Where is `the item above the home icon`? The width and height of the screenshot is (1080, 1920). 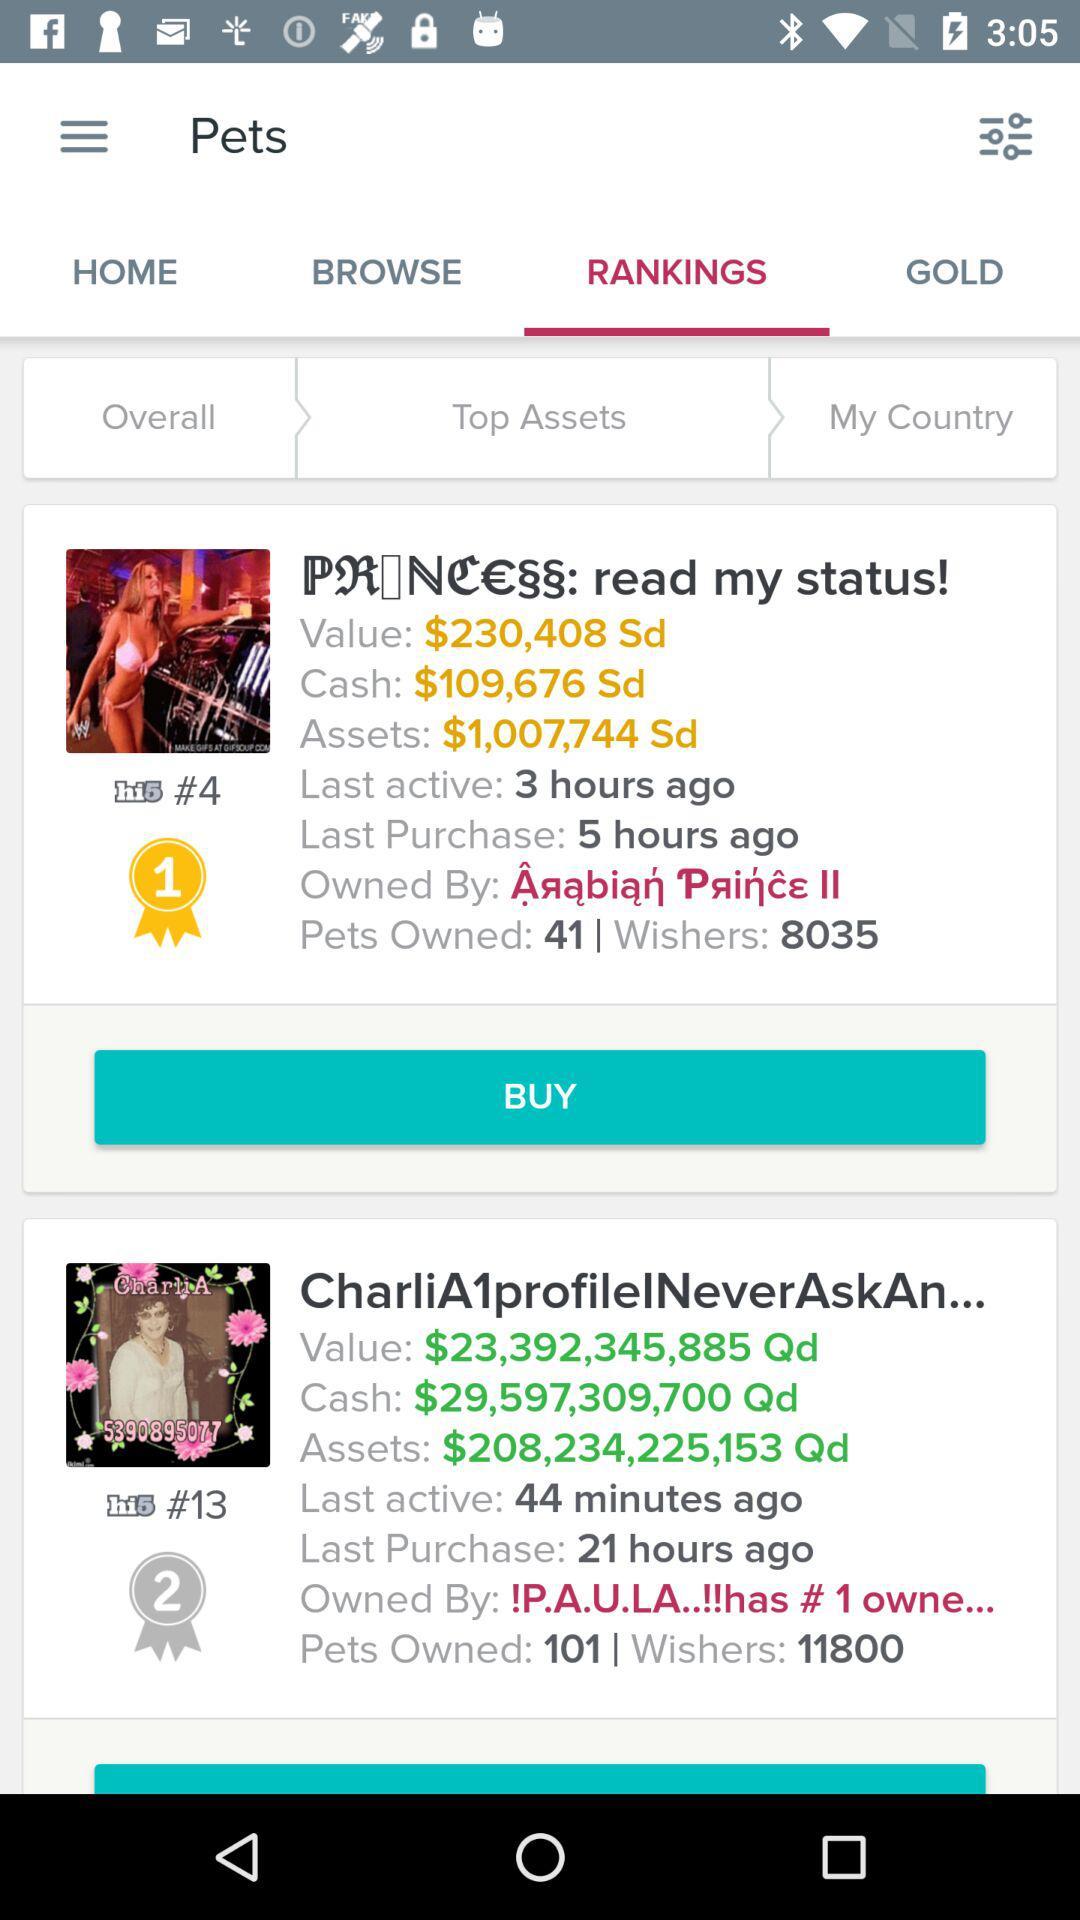
the item above the home icon is located at coordinates (83, 135).